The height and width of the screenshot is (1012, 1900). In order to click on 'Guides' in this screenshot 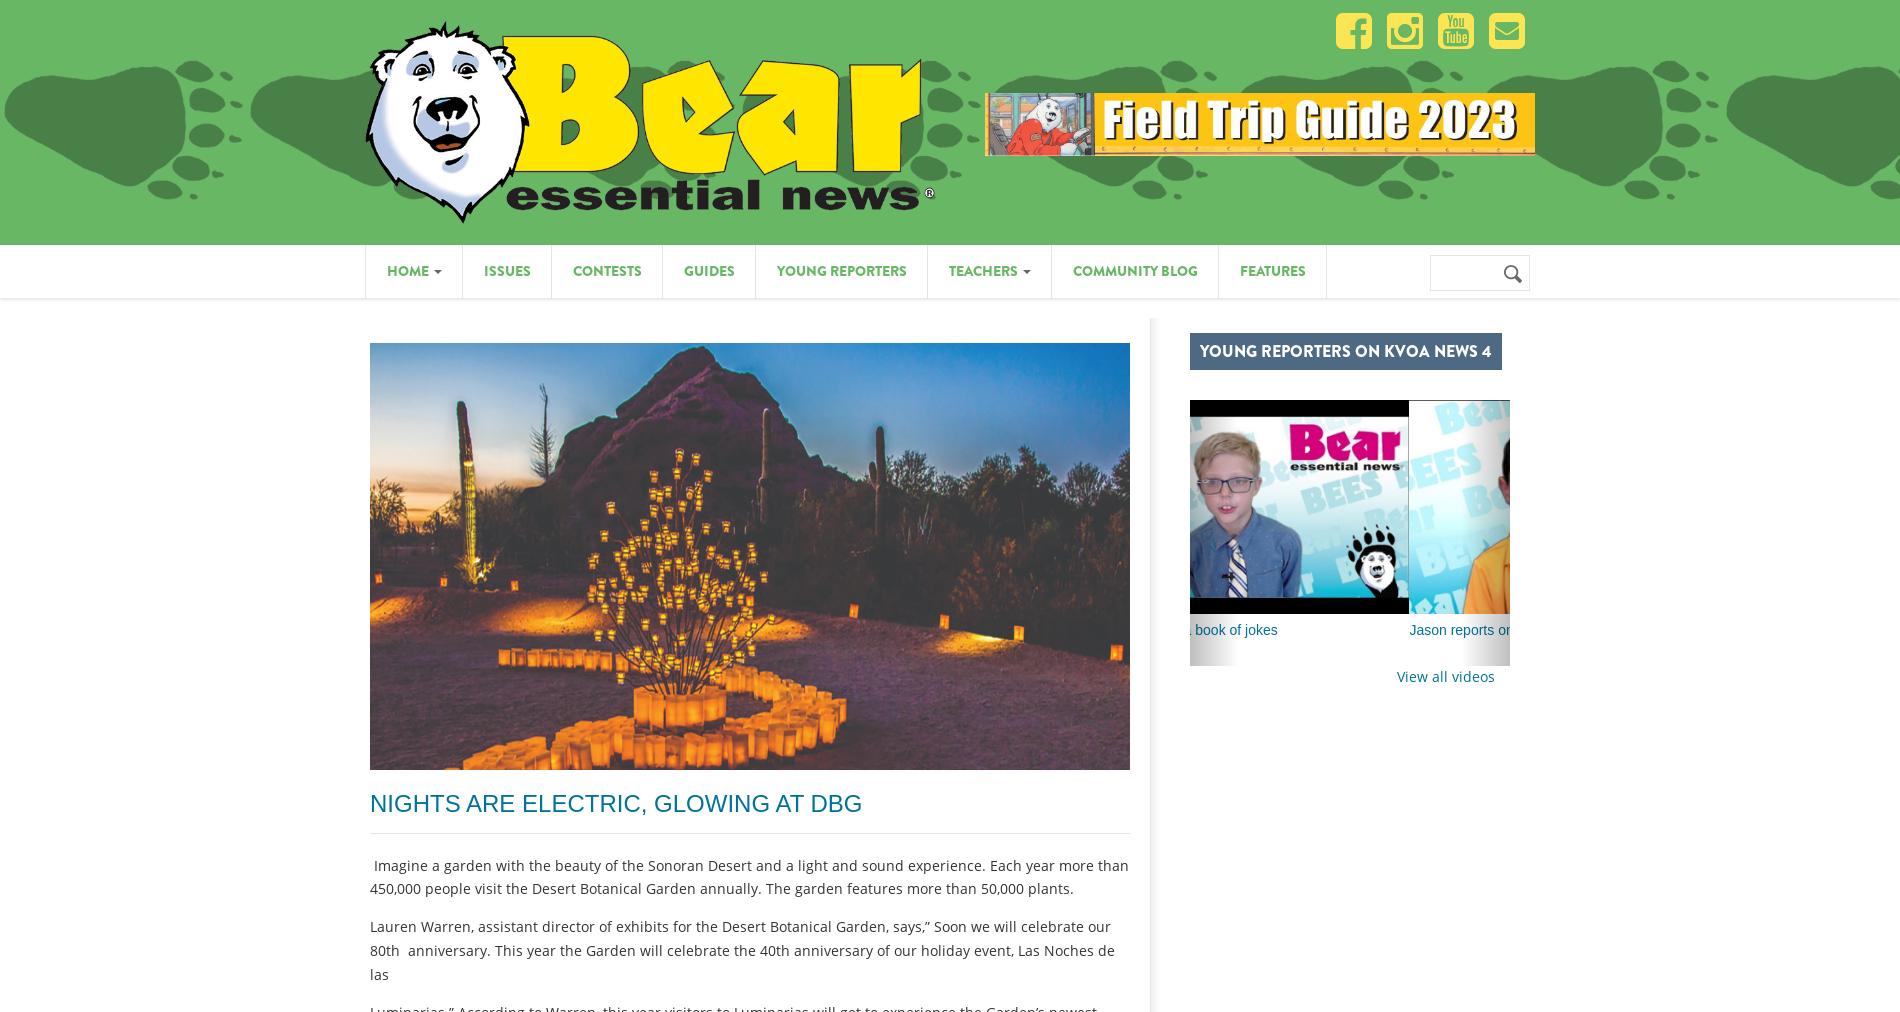, I will do `click(684, 270)`.